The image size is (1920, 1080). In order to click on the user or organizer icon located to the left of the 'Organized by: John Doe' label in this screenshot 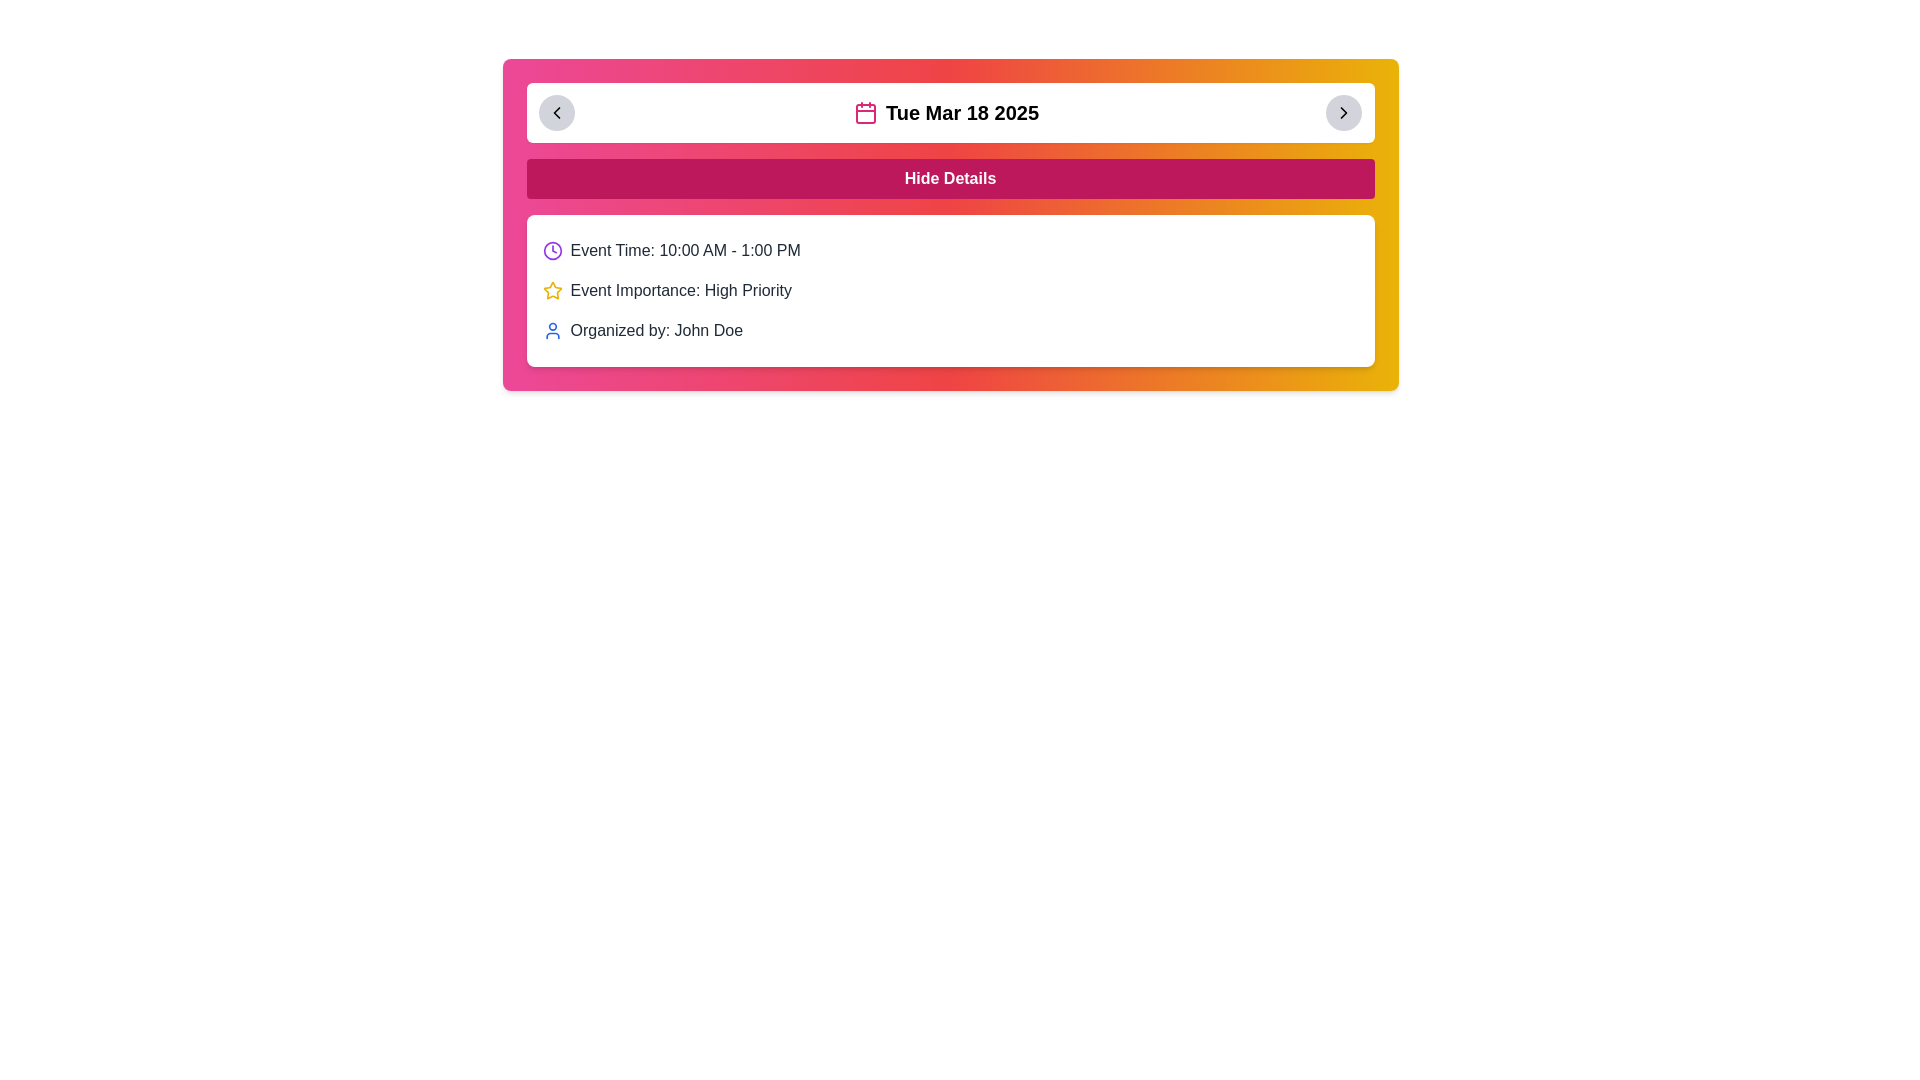, I will do `click(552, 330)`.